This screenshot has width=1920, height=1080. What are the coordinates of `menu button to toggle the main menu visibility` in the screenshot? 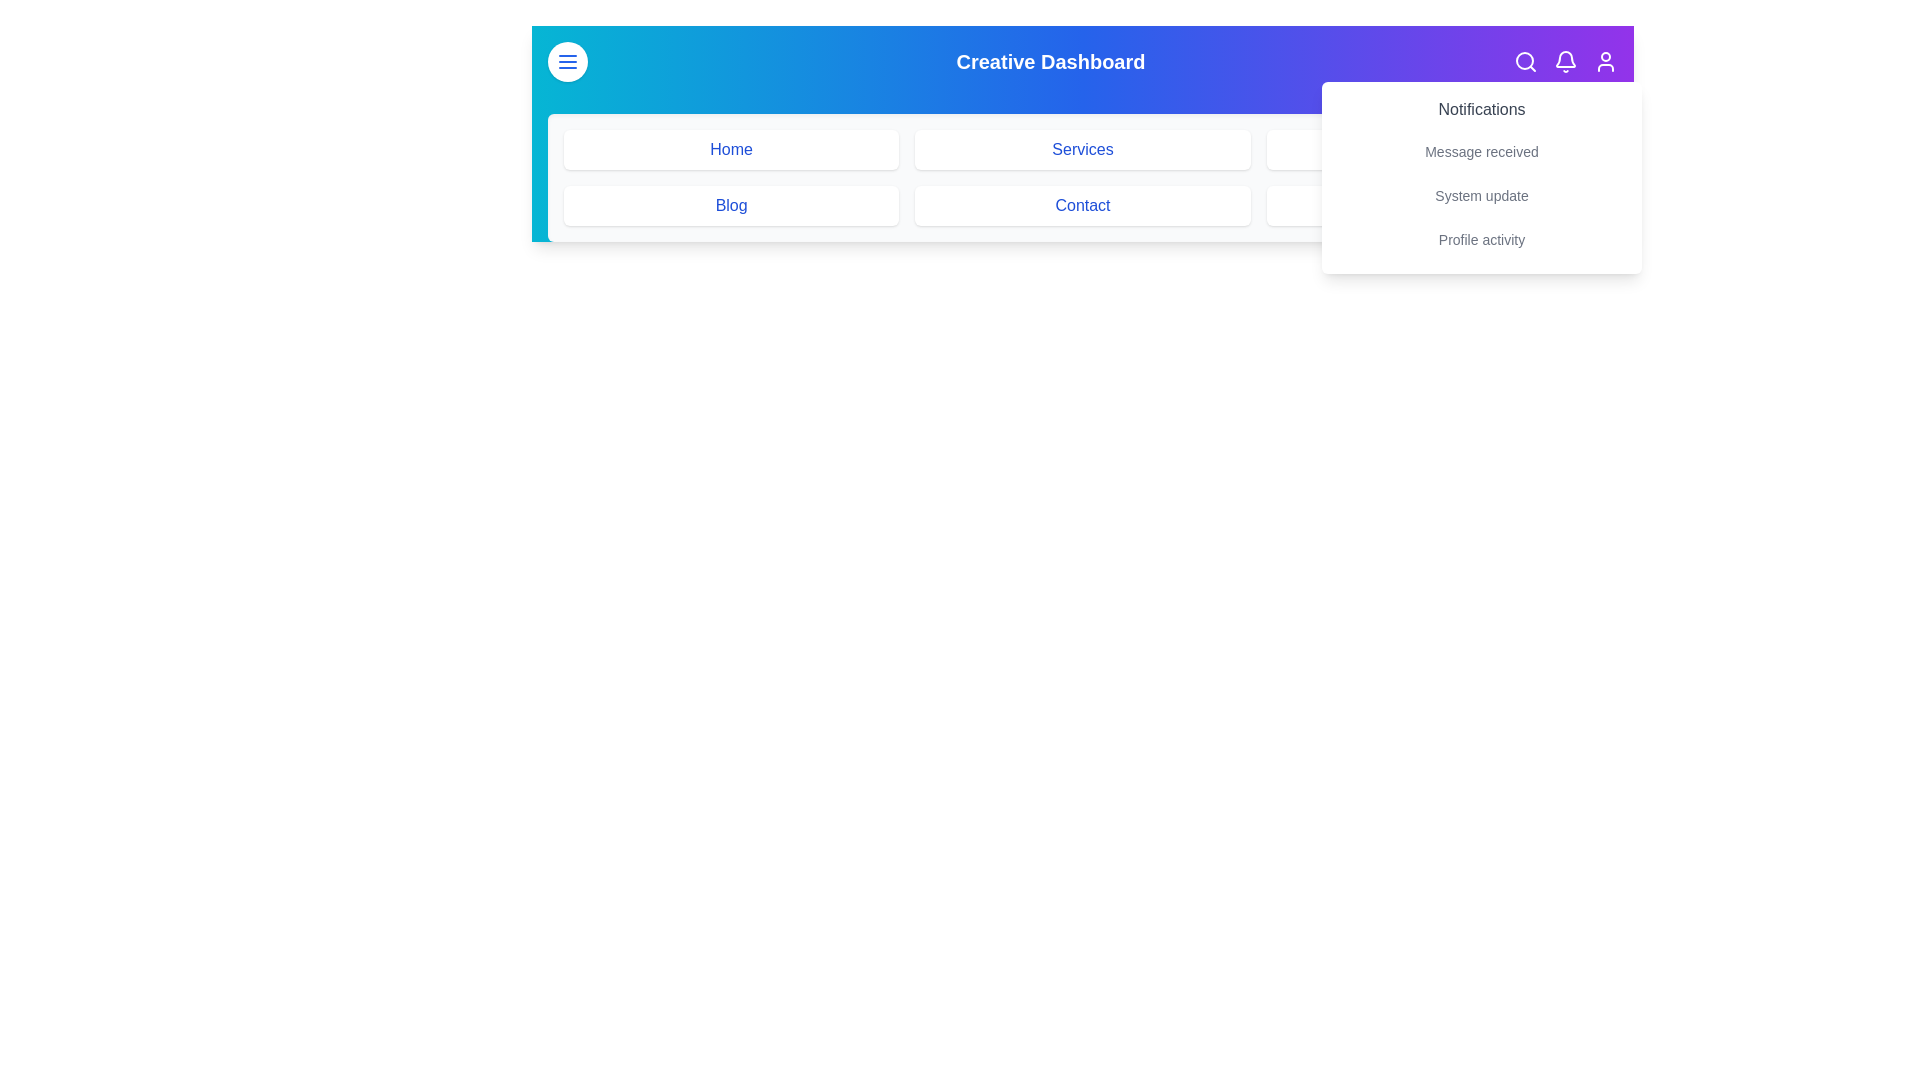 It's located at (566, 60).